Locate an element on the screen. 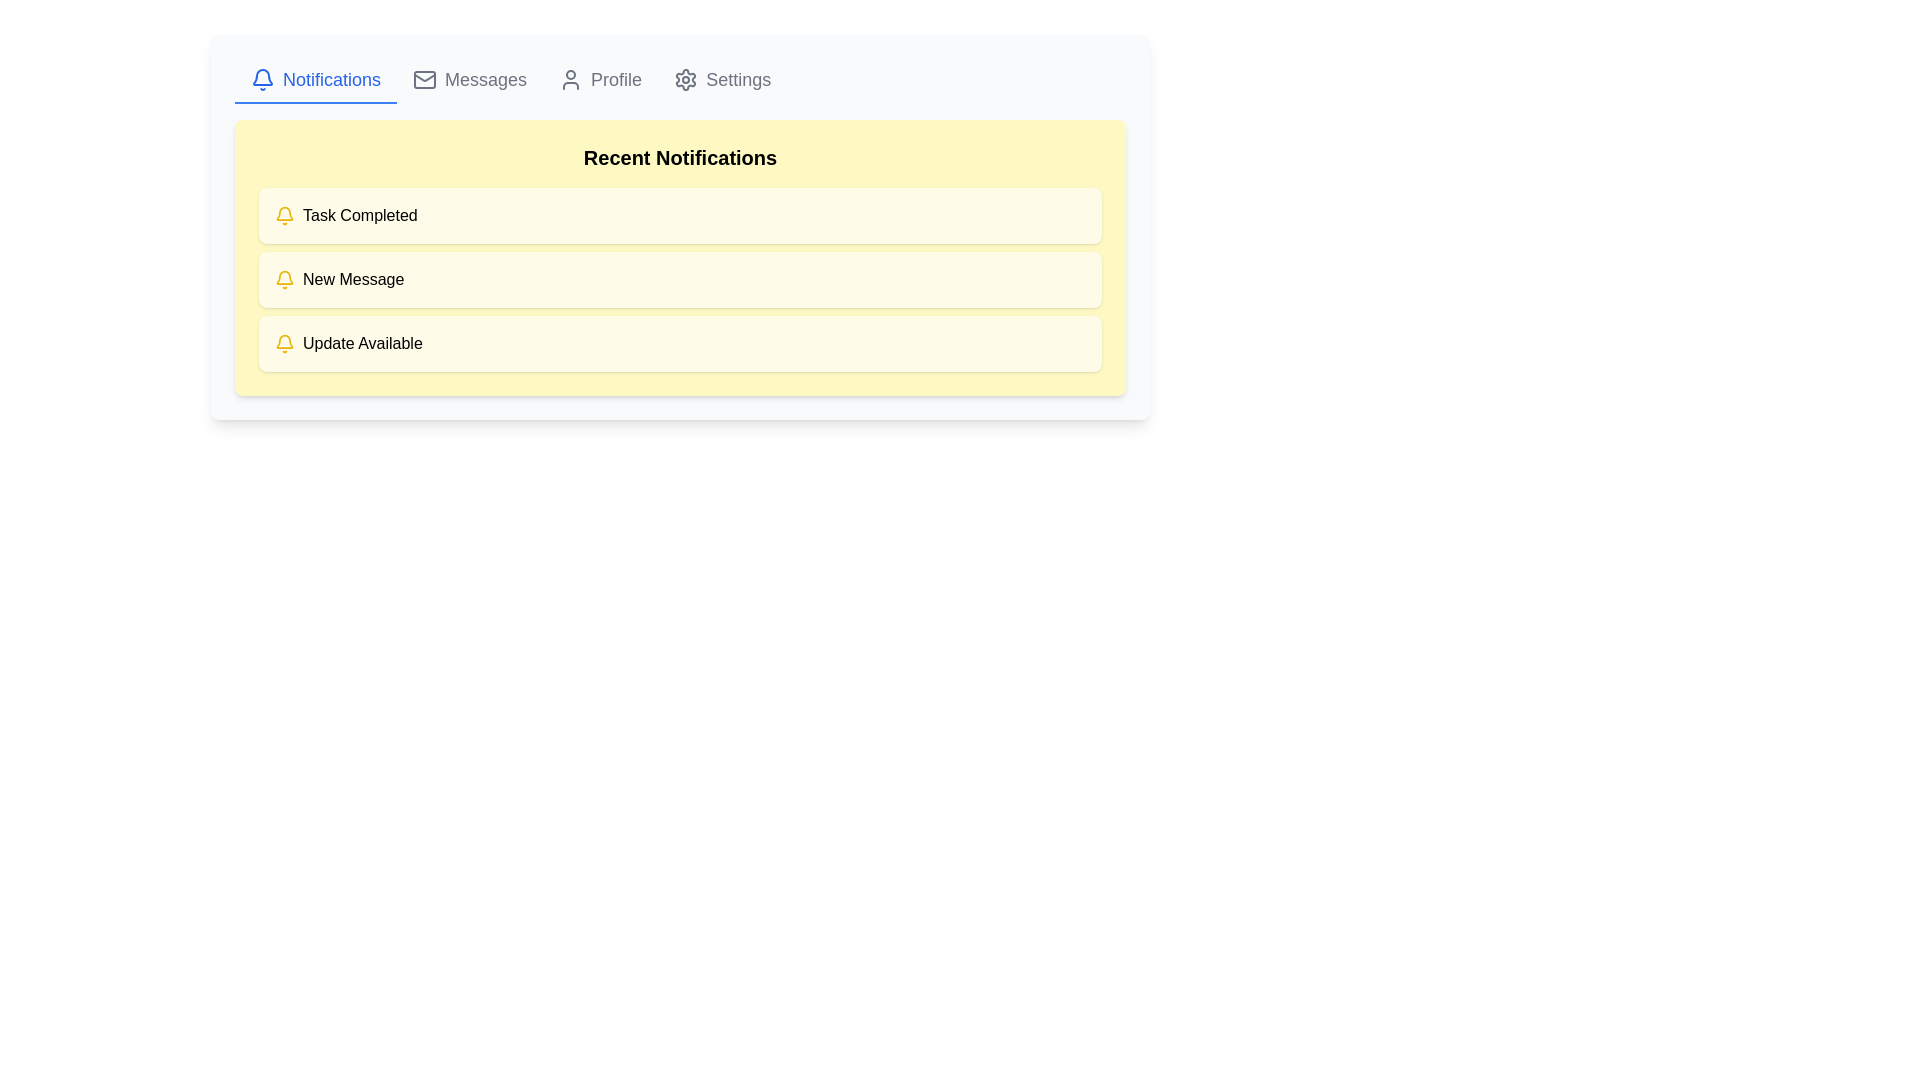 Image resolution: width=1920 pixels, height=1080 pixels. the Profile button located in the navbar at the top of the interface is located at coordinates (599, 80).